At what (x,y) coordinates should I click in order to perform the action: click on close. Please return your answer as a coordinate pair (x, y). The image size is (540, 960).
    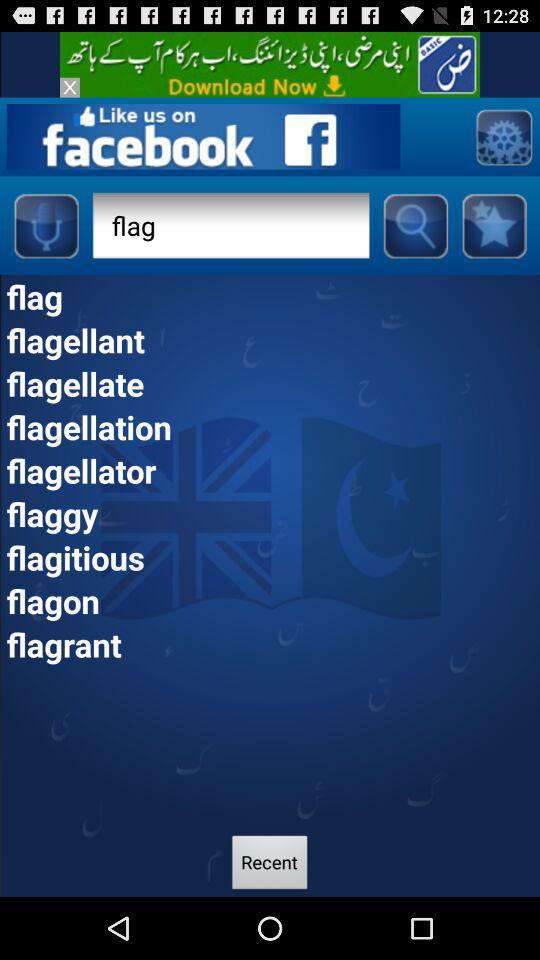
    Looking at the image, I should click on (68, 87).